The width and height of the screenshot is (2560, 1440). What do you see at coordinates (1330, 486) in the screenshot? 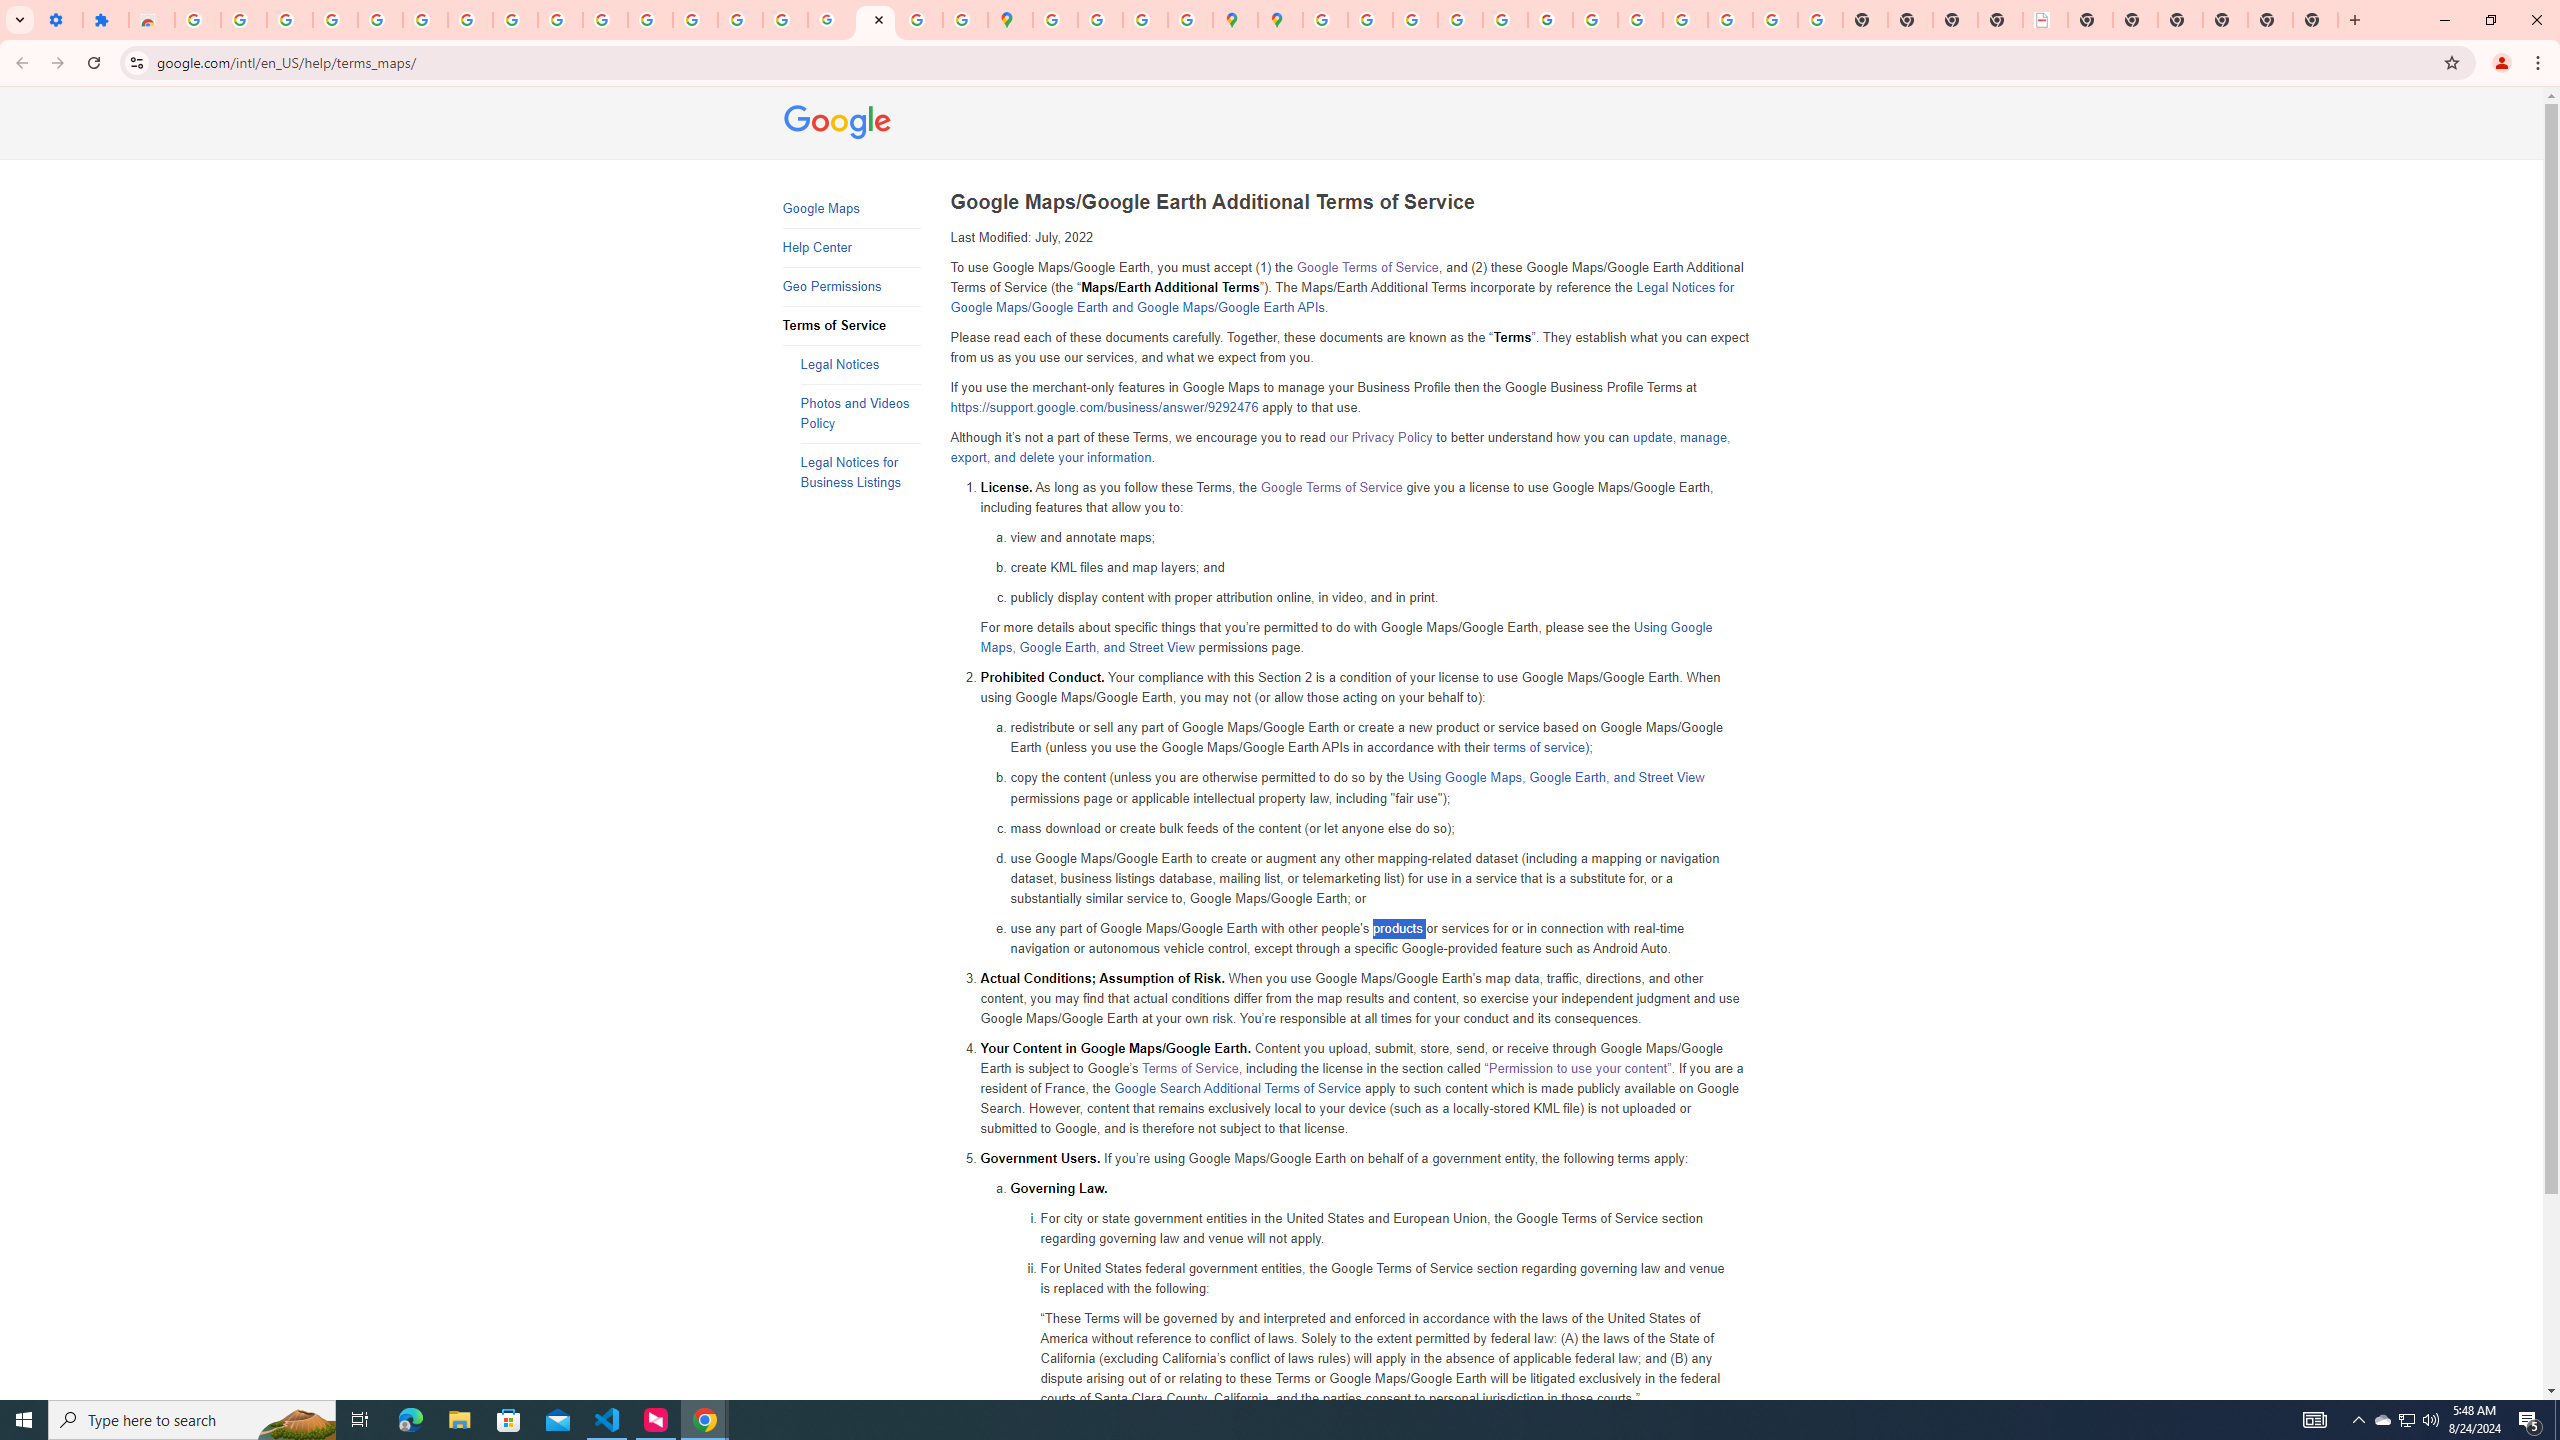
I see `'Google Terms of Service'` at bounding box center [1330, 486].